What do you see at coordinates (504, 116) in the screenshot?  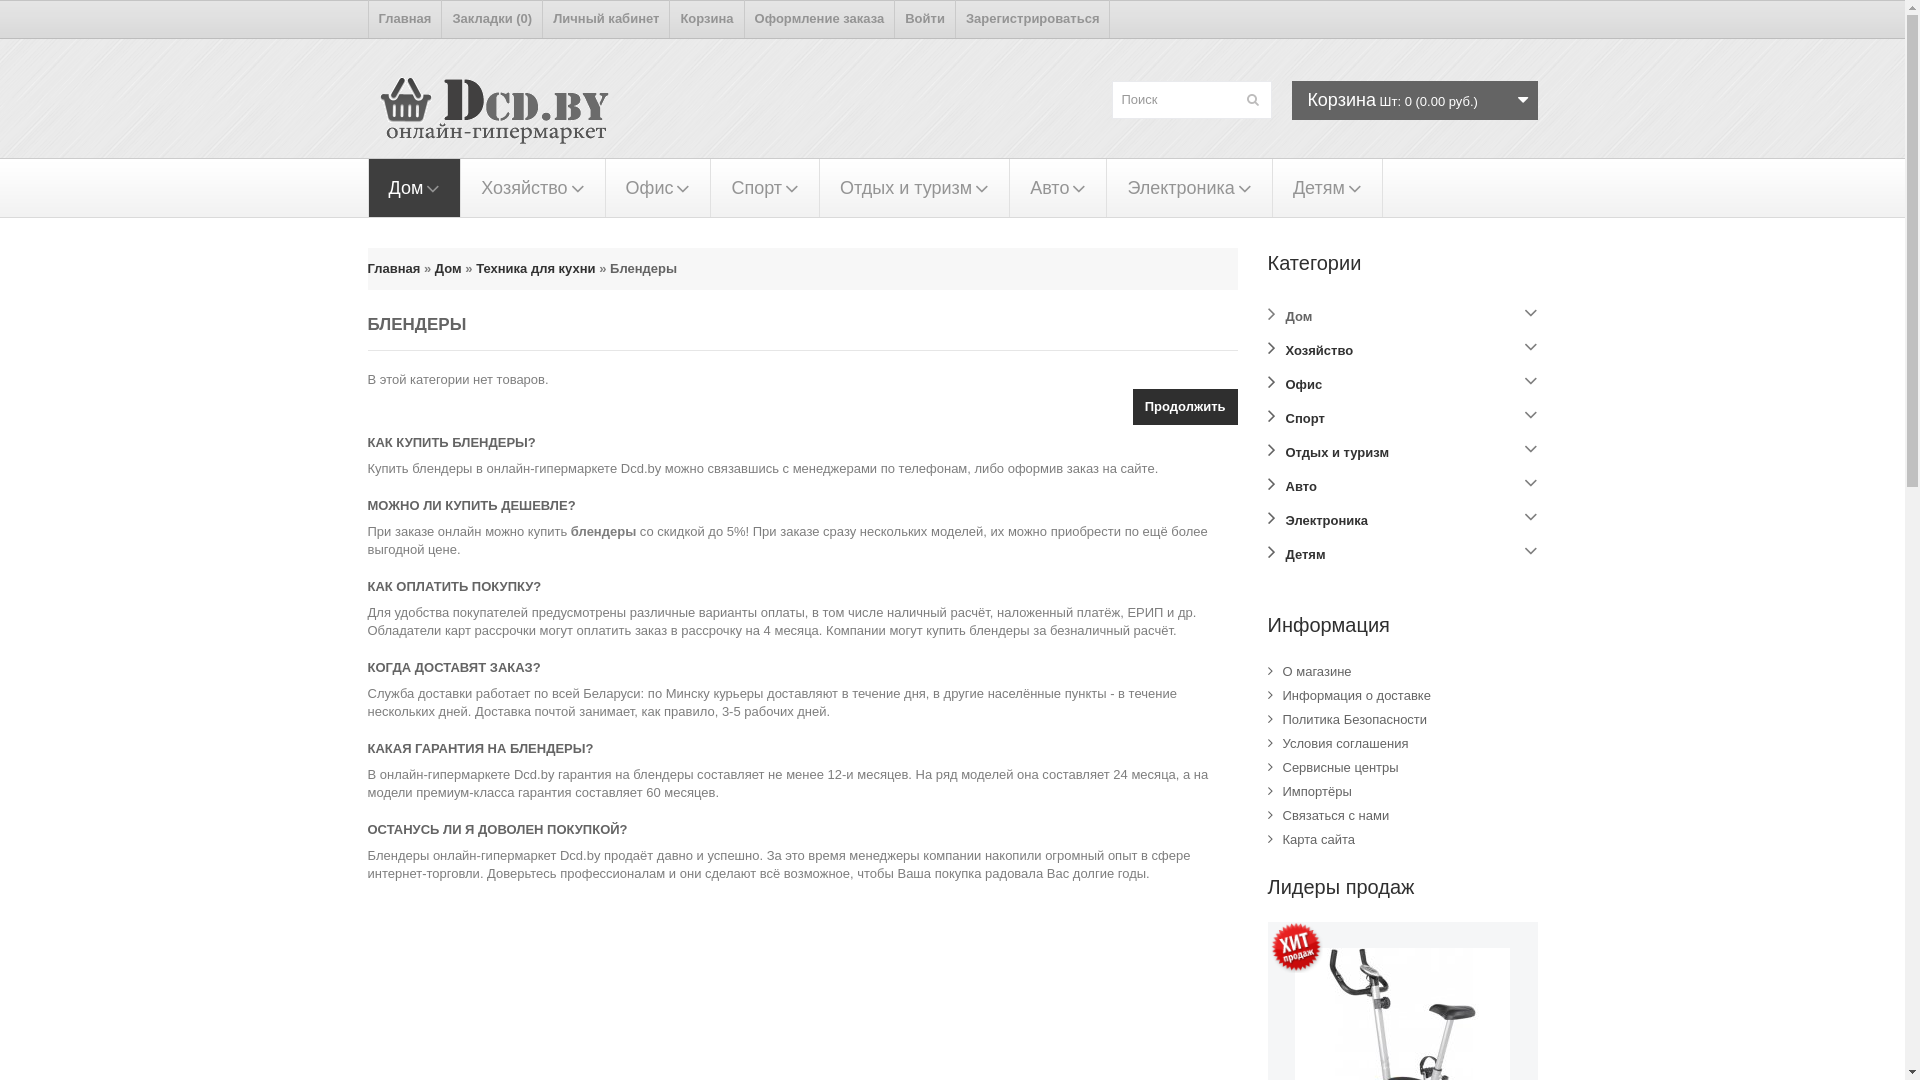 I see `'Dcd.by'` at bounding box center [504, 116].